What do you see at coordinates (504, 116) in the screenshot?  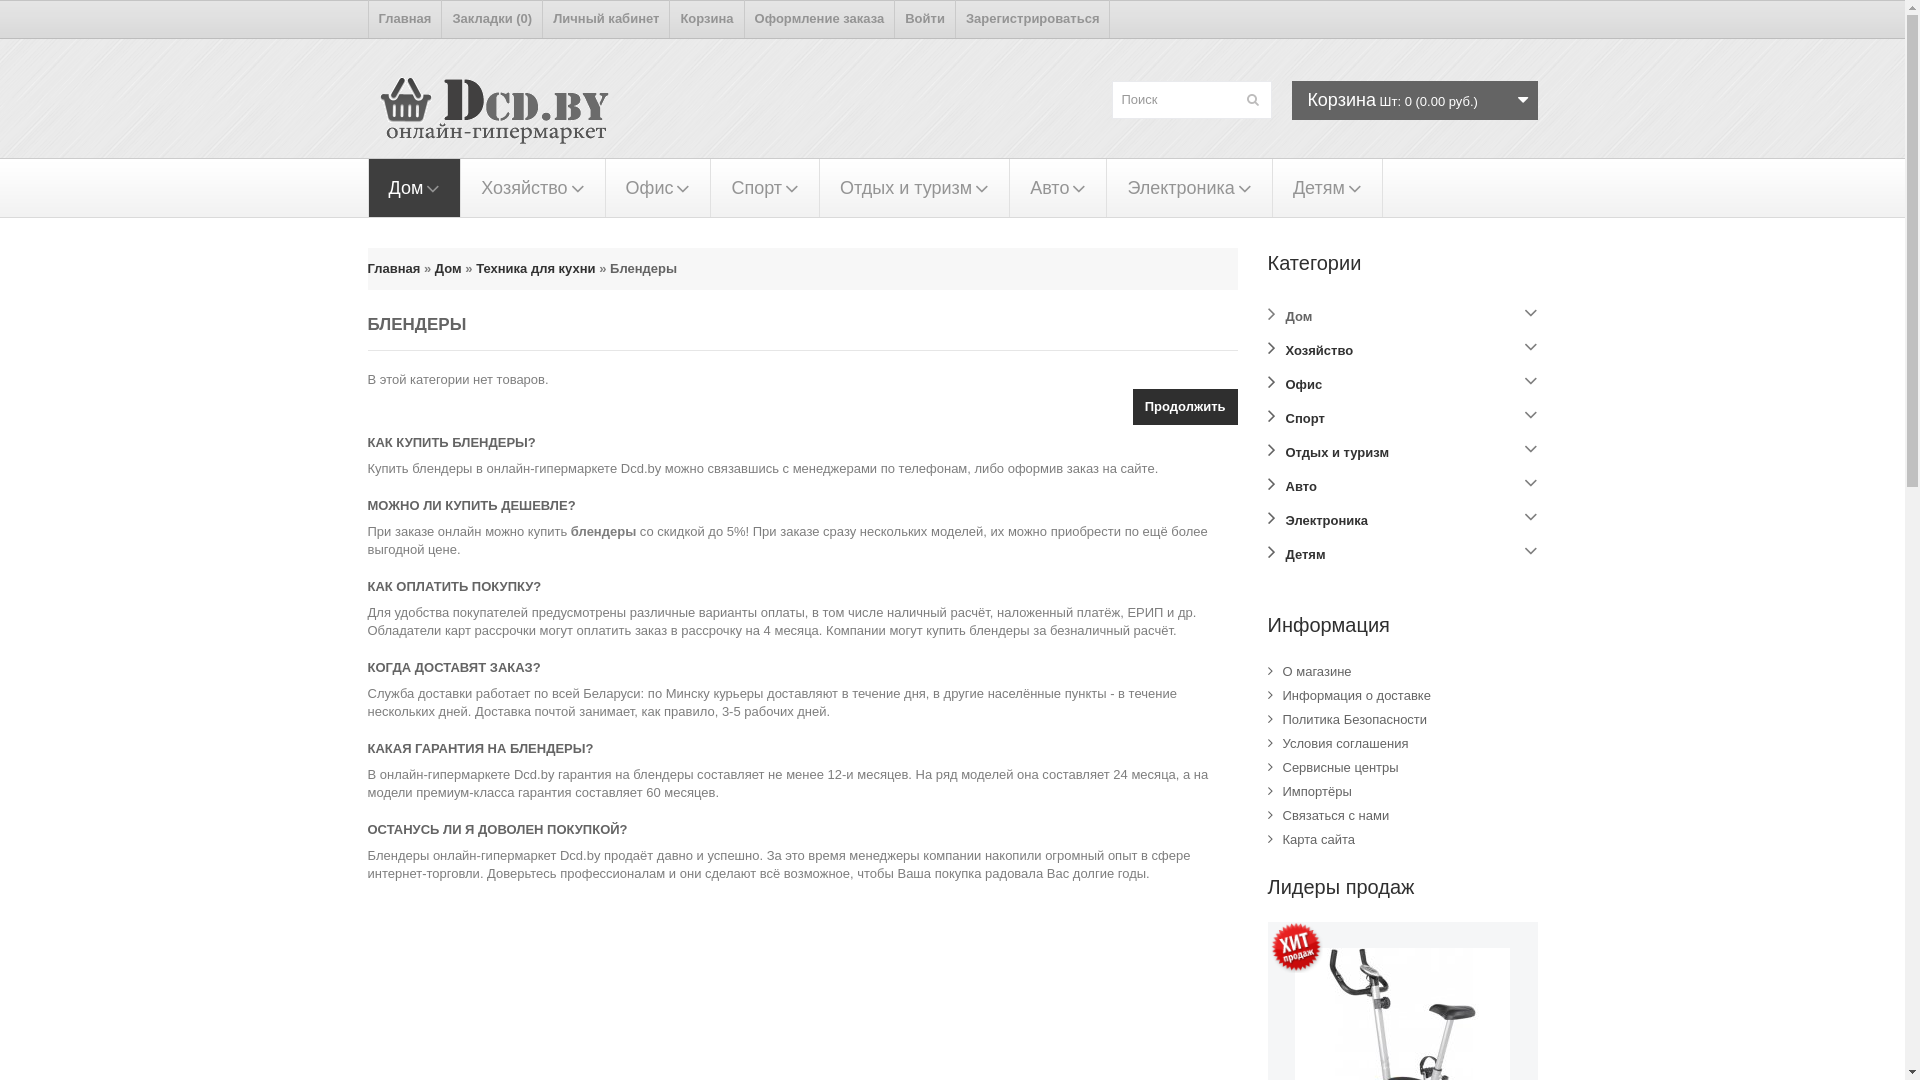 I see `'Dcd.by'` at bounding box center [504, 116].